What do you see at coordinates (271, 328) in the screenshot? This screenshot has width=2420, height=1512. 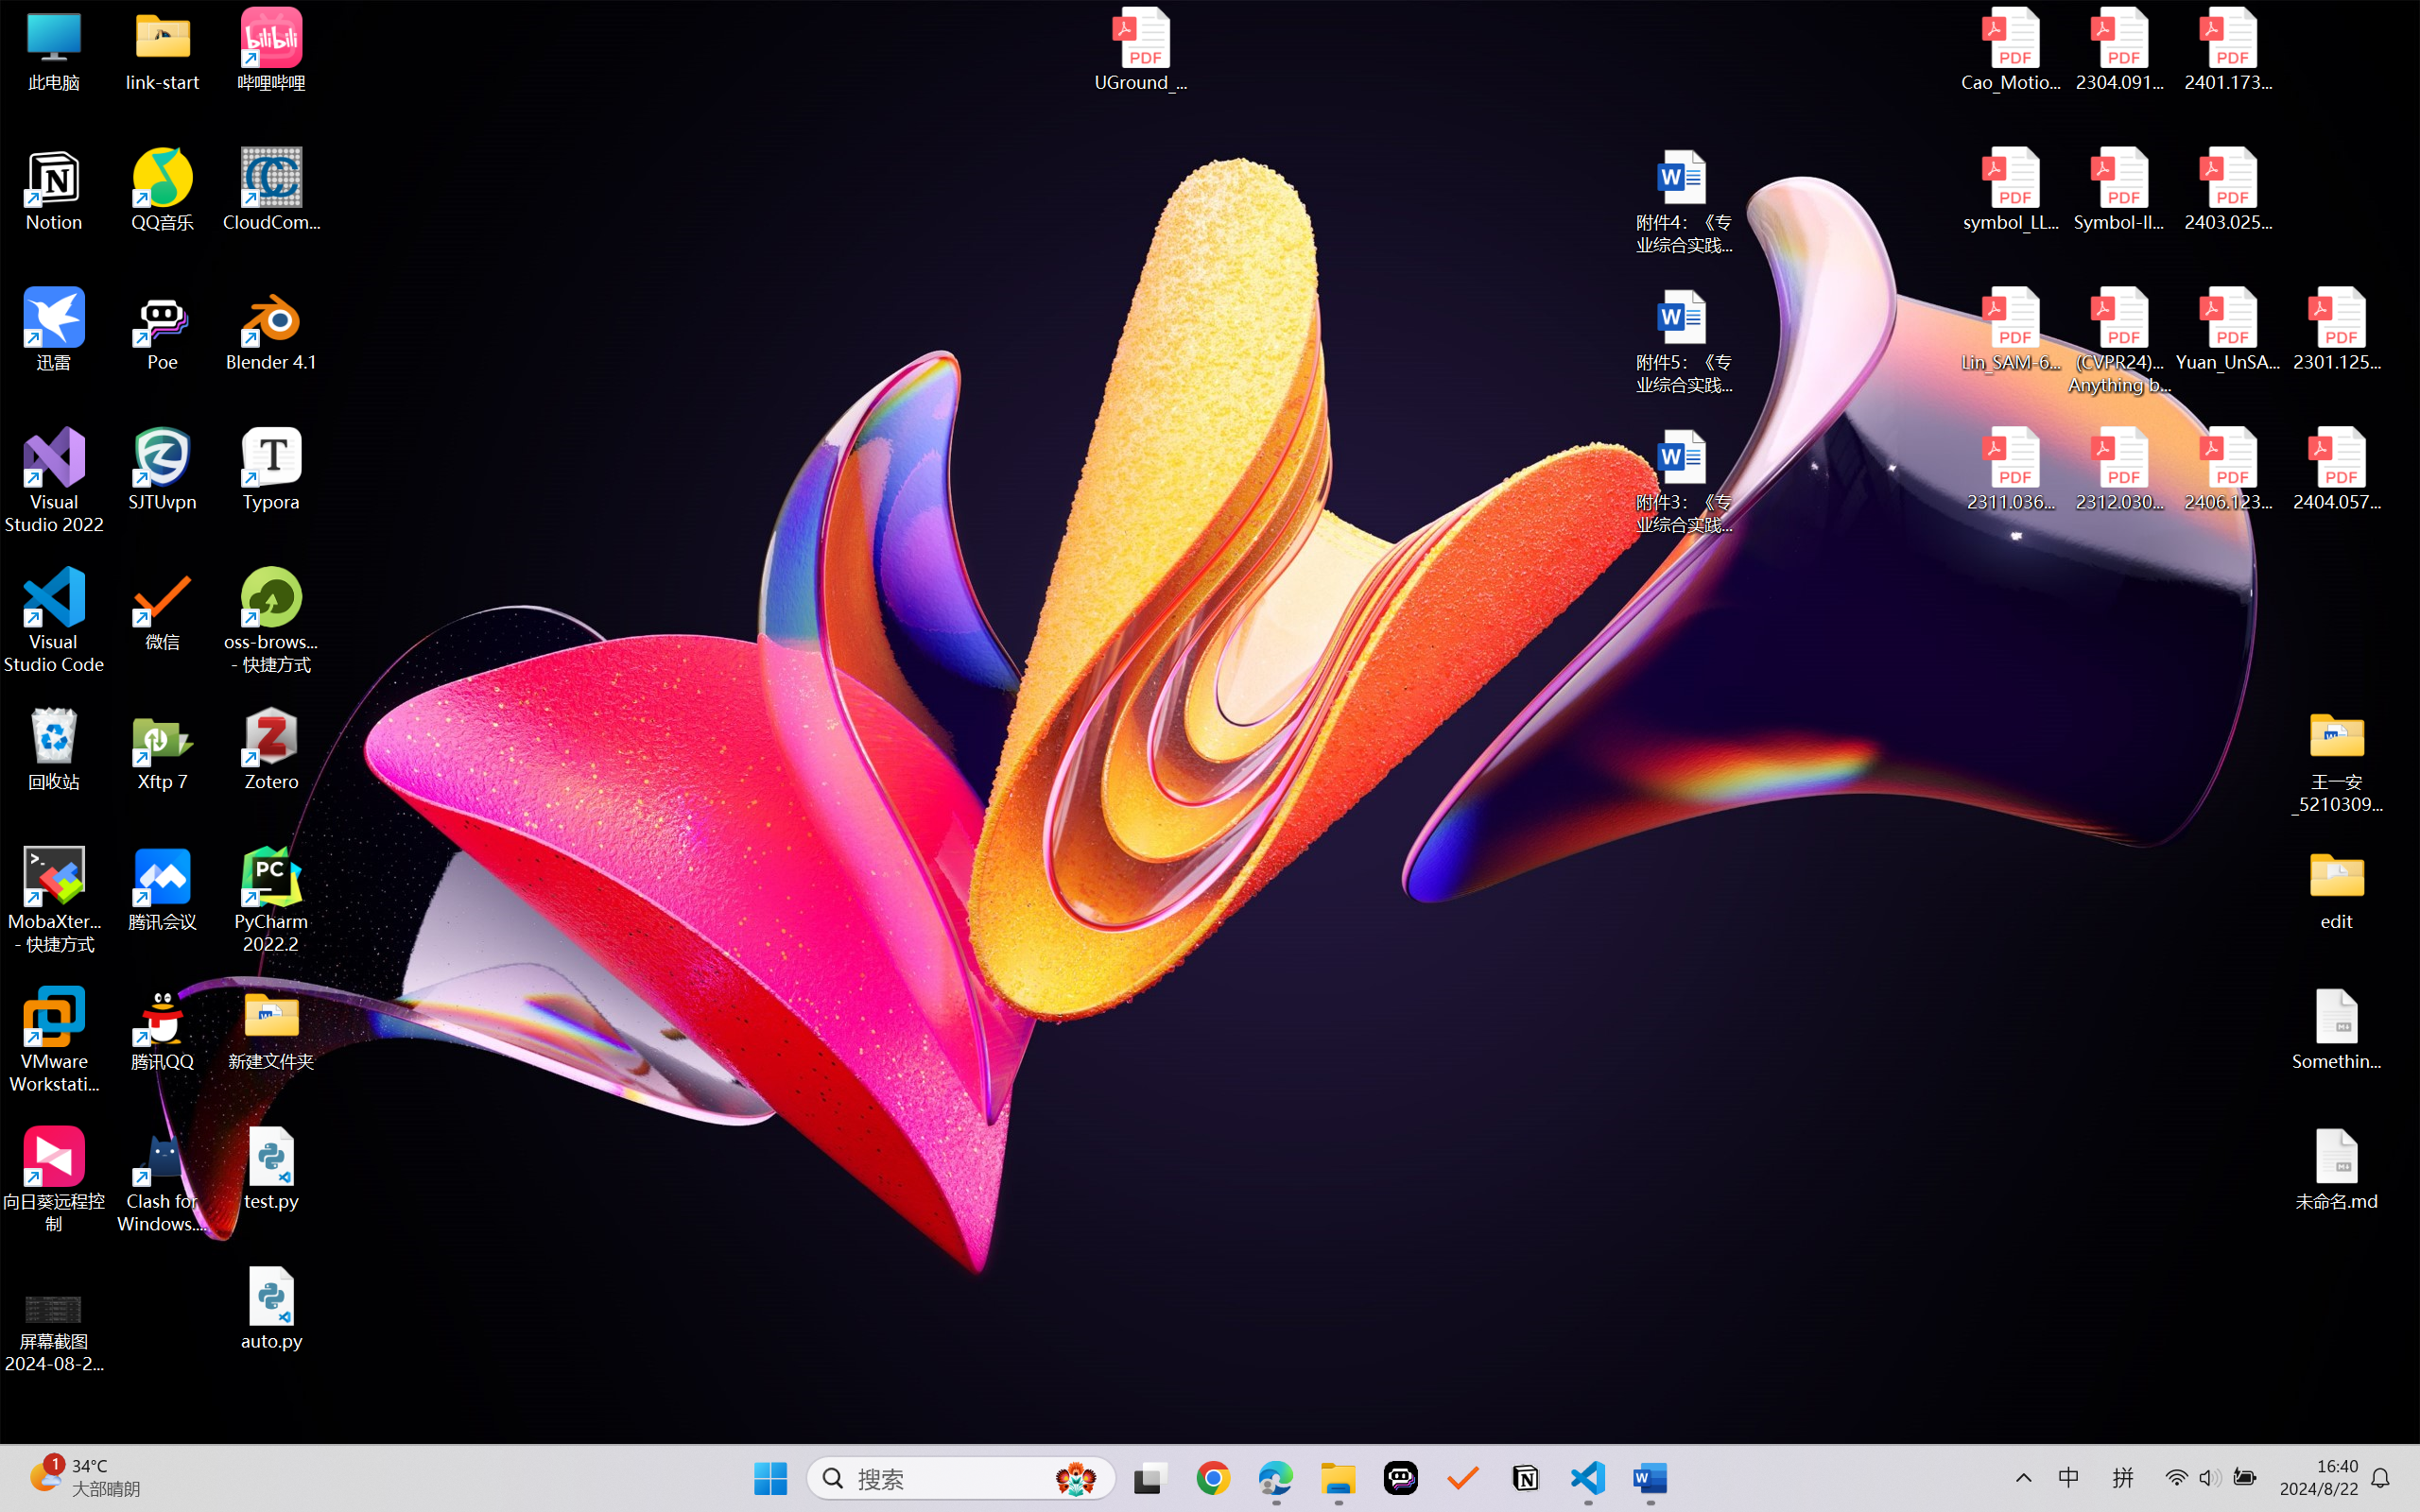 I see `'Blender 4.1'` at bounding box center [271, 328].